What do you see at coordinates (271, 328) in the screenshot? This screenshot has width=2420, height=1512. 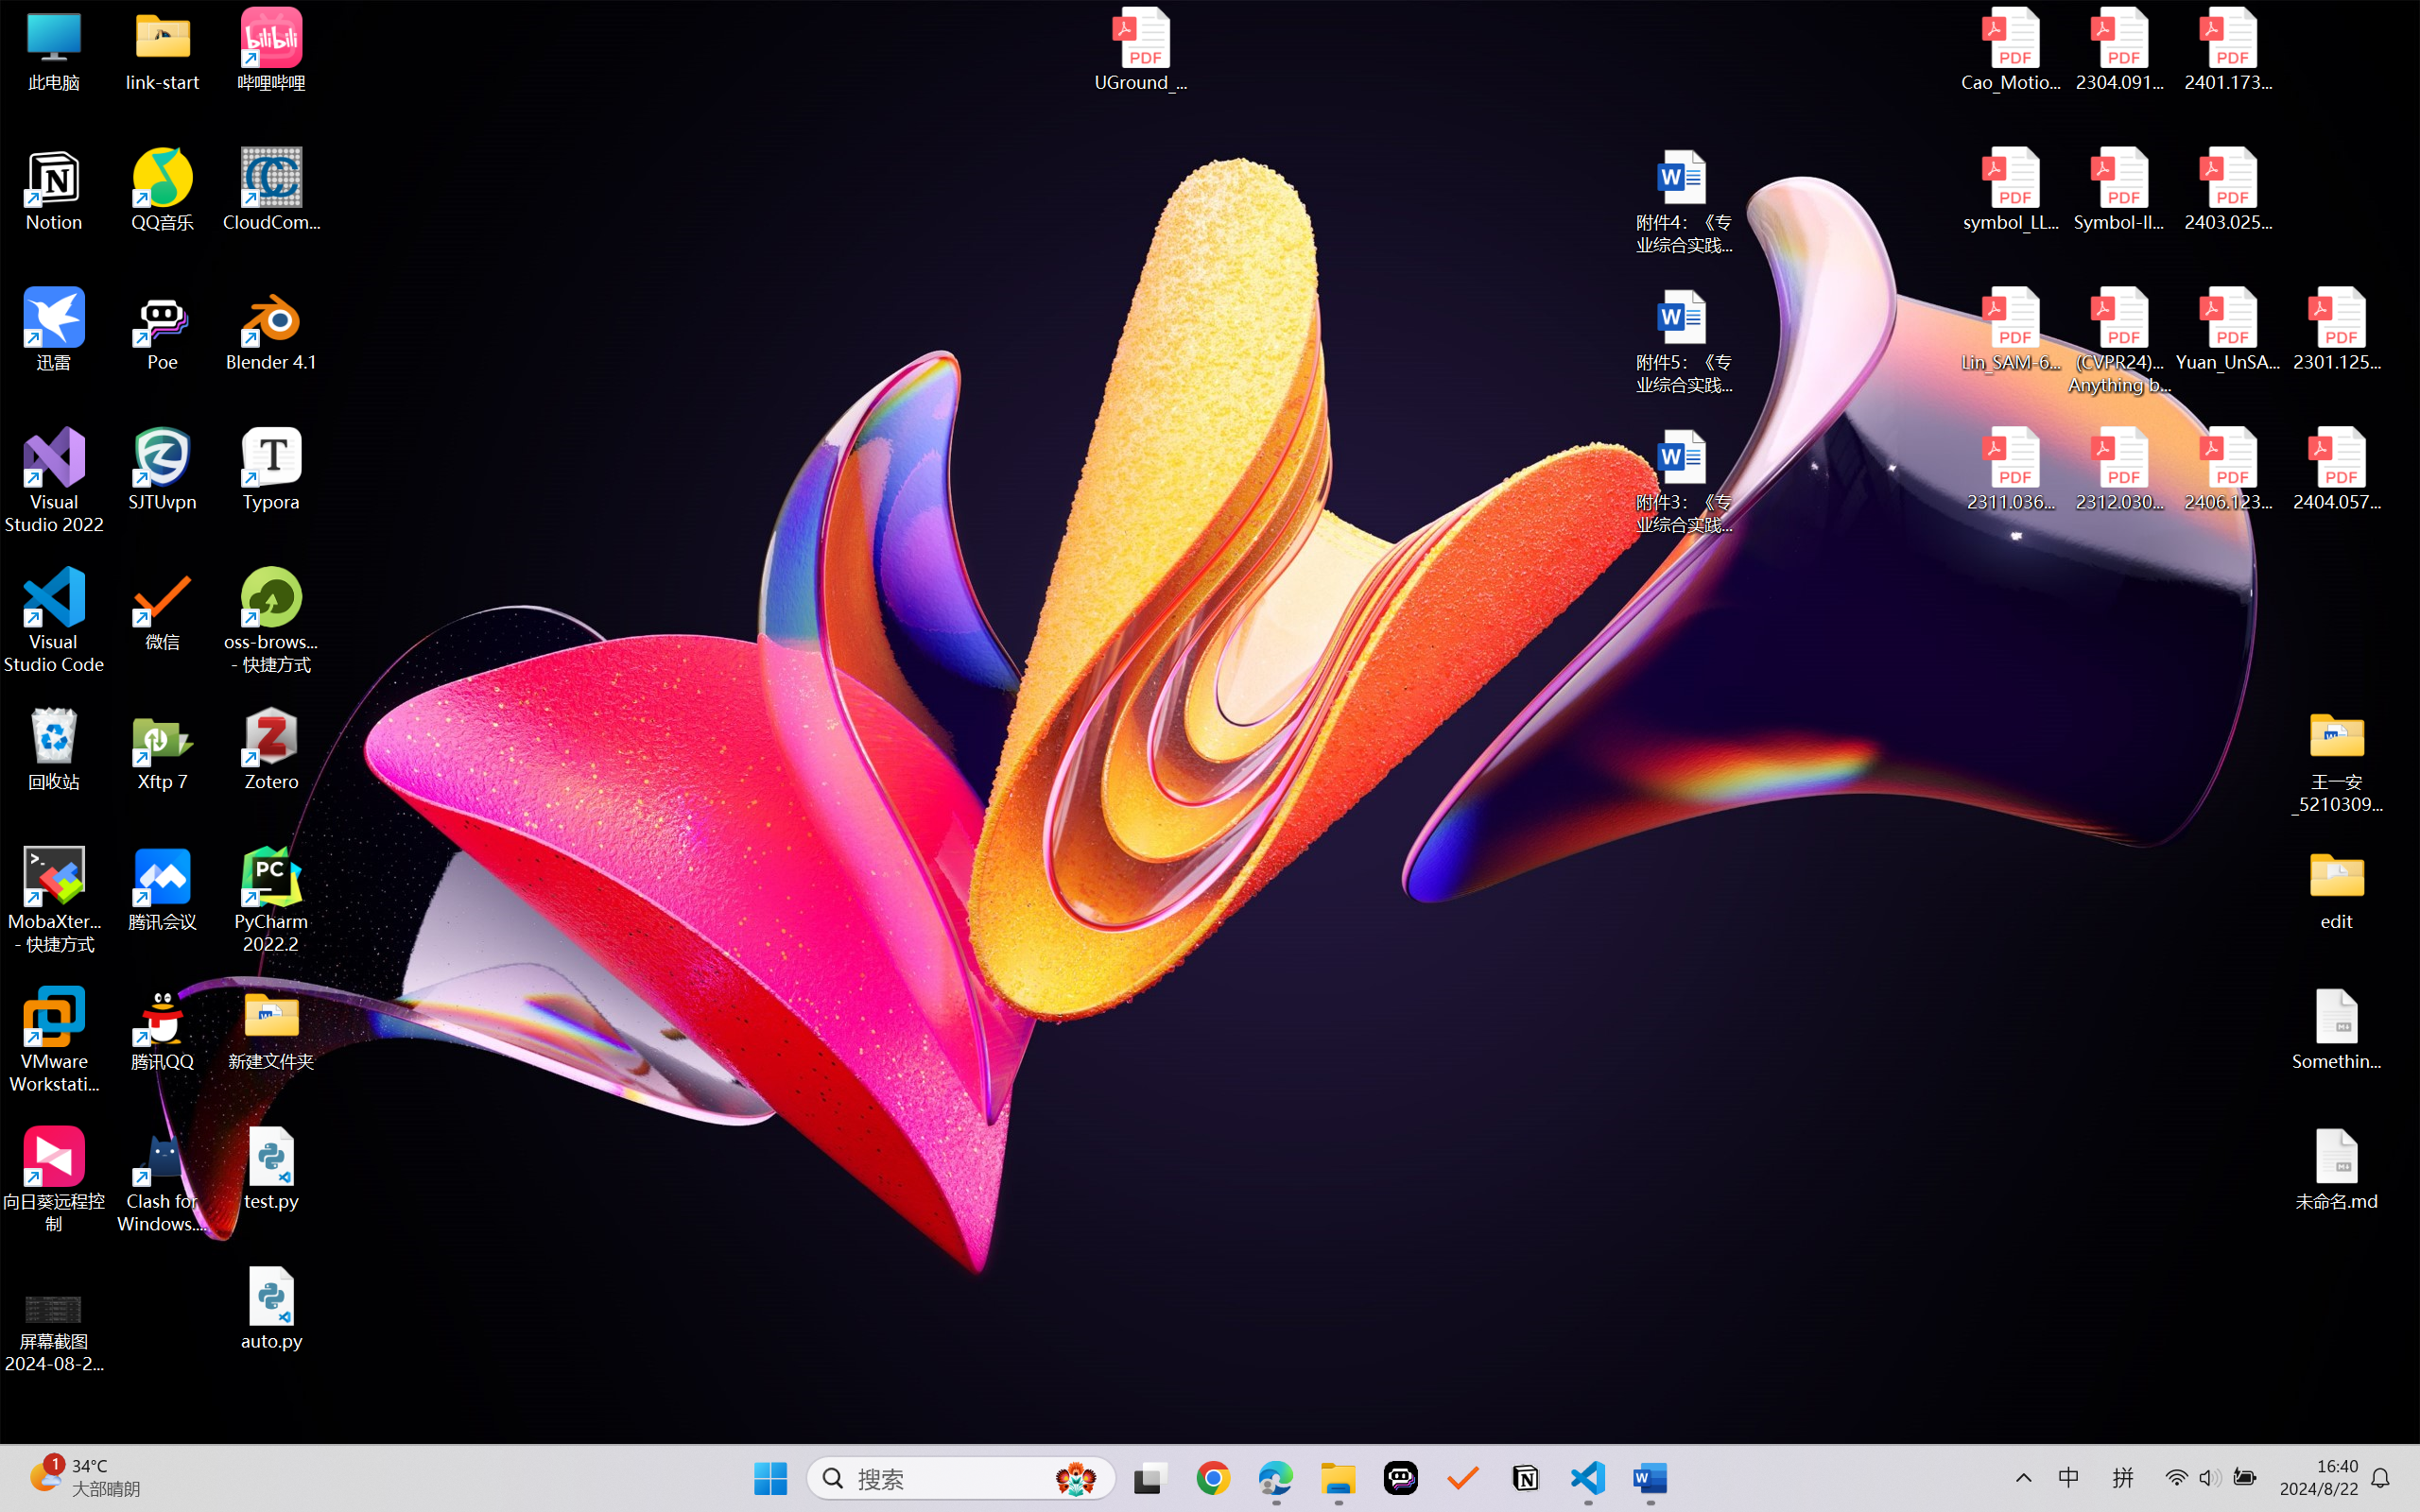 I see `'Blender 4.1'` at bounding box center [271, 328].